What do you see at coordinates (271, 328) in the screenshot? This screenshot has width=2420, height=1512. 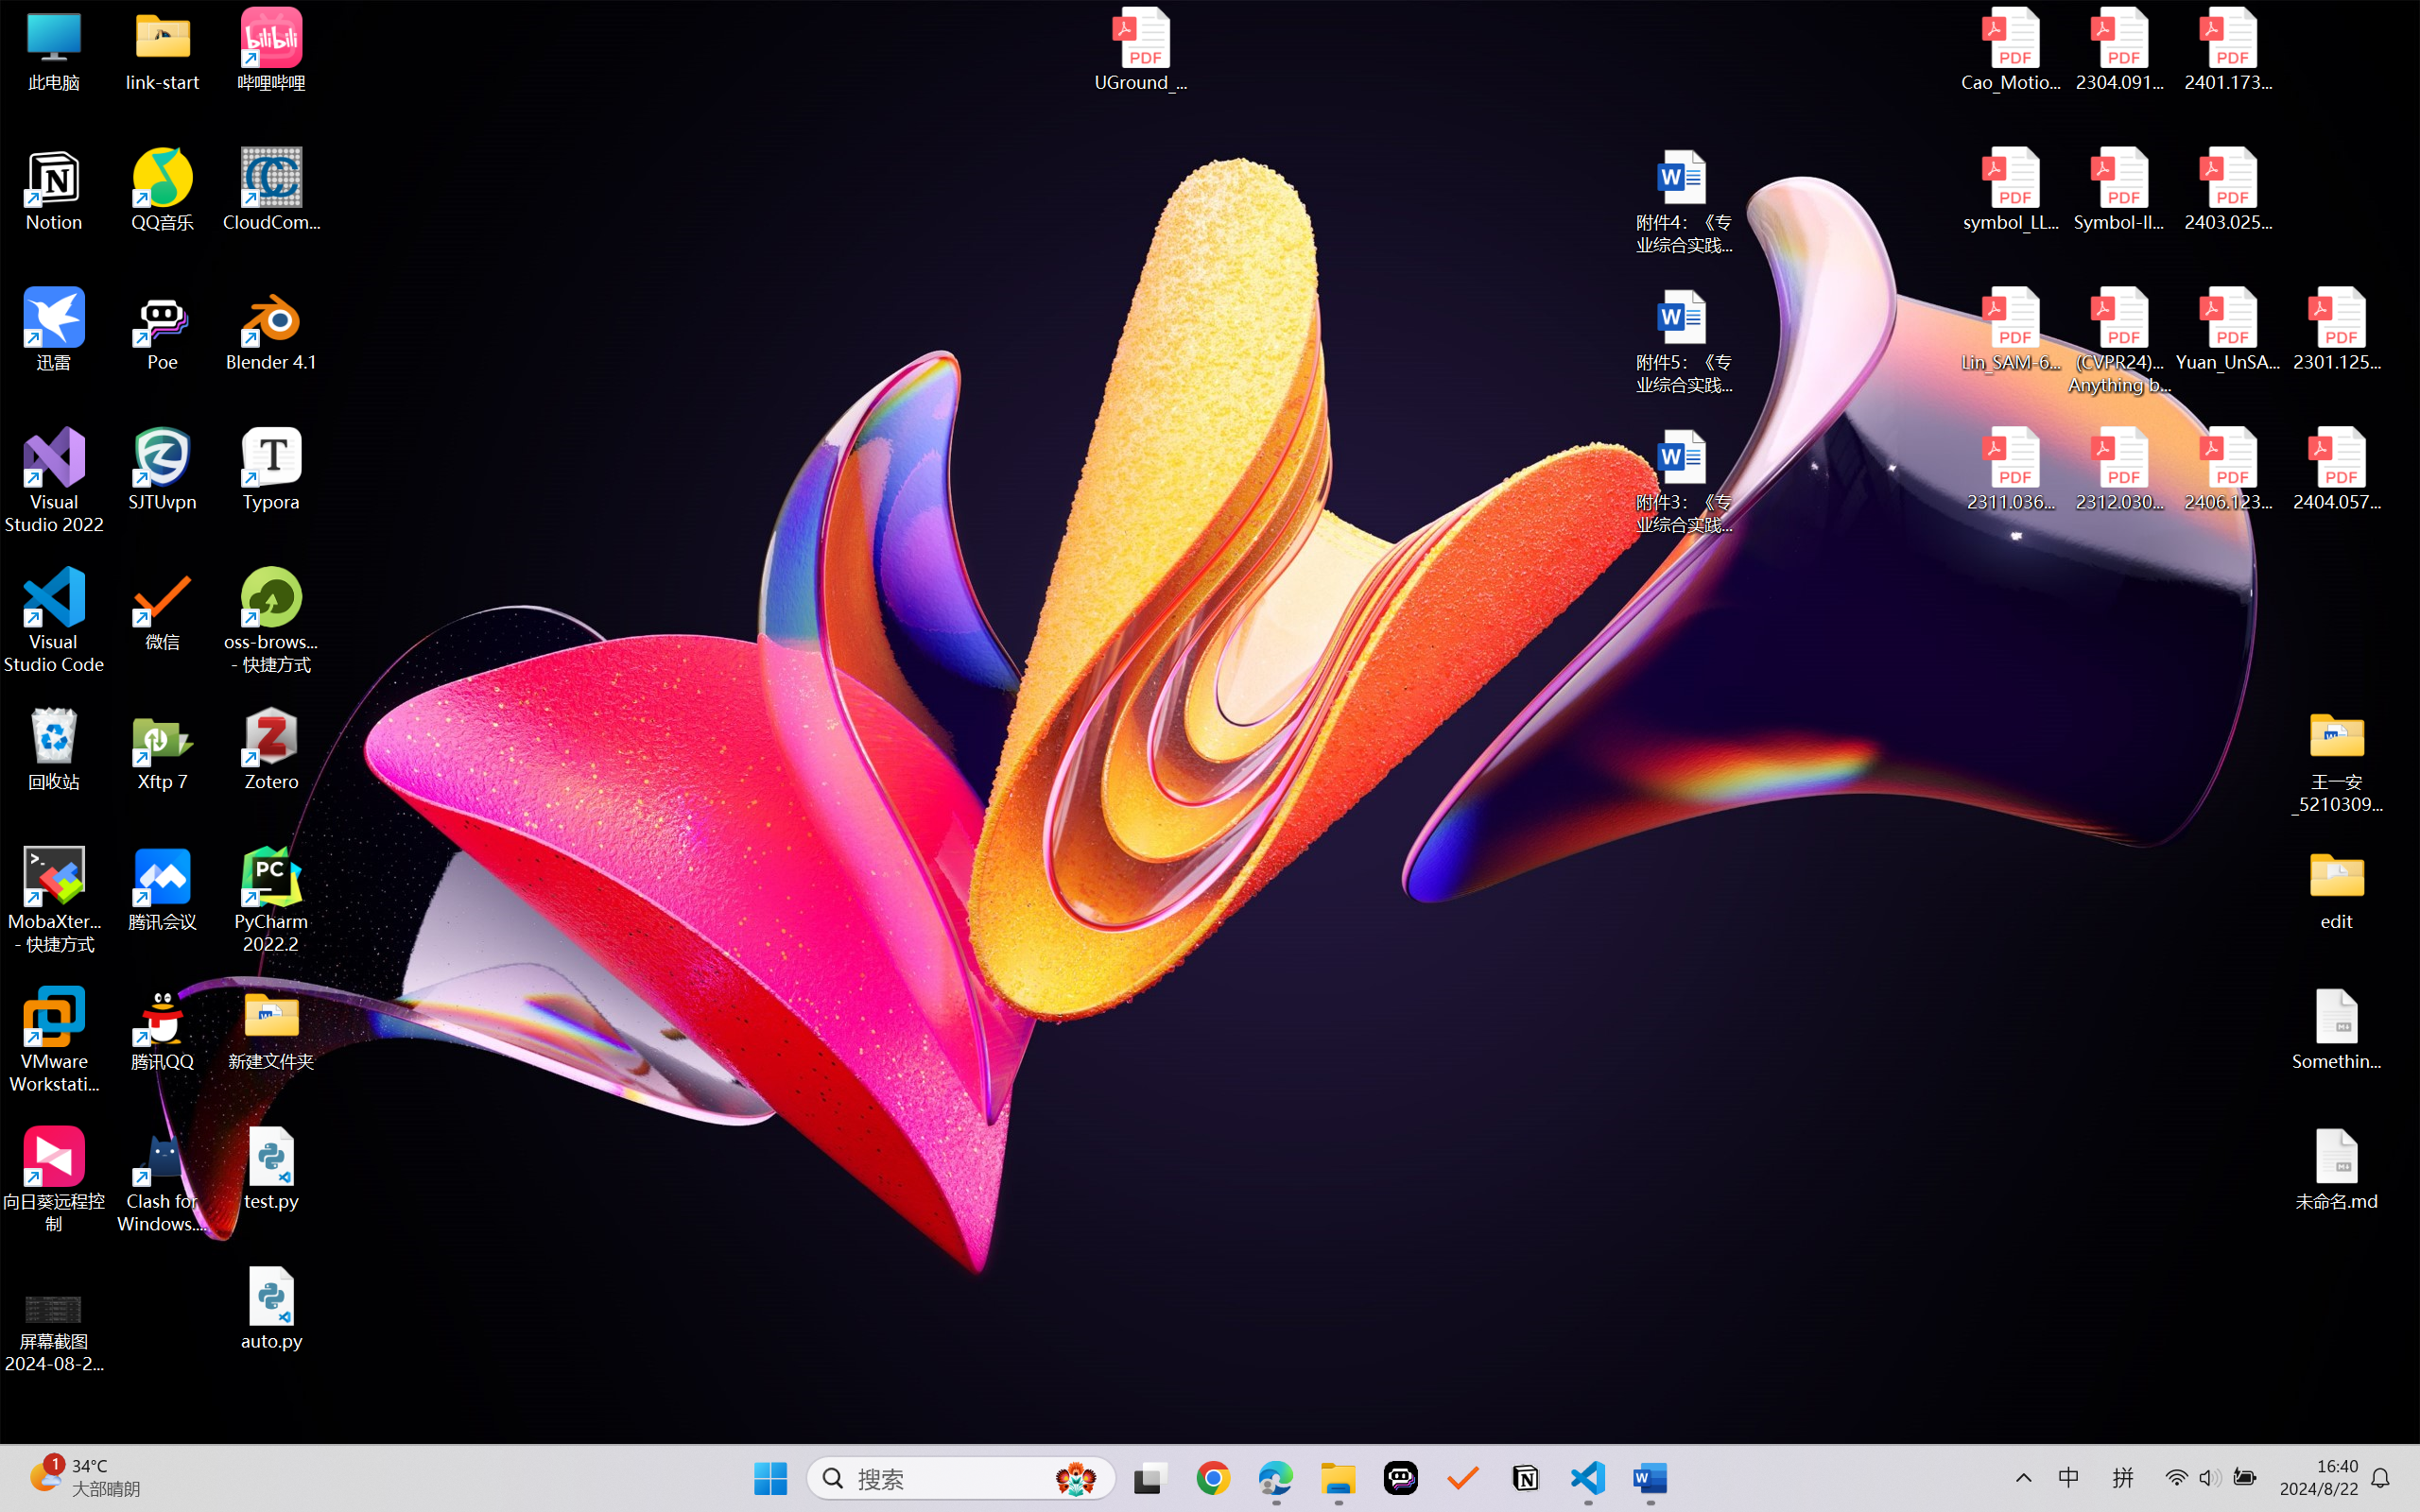 I see `'Blender 4.1'` at bounding box center [271, 328].